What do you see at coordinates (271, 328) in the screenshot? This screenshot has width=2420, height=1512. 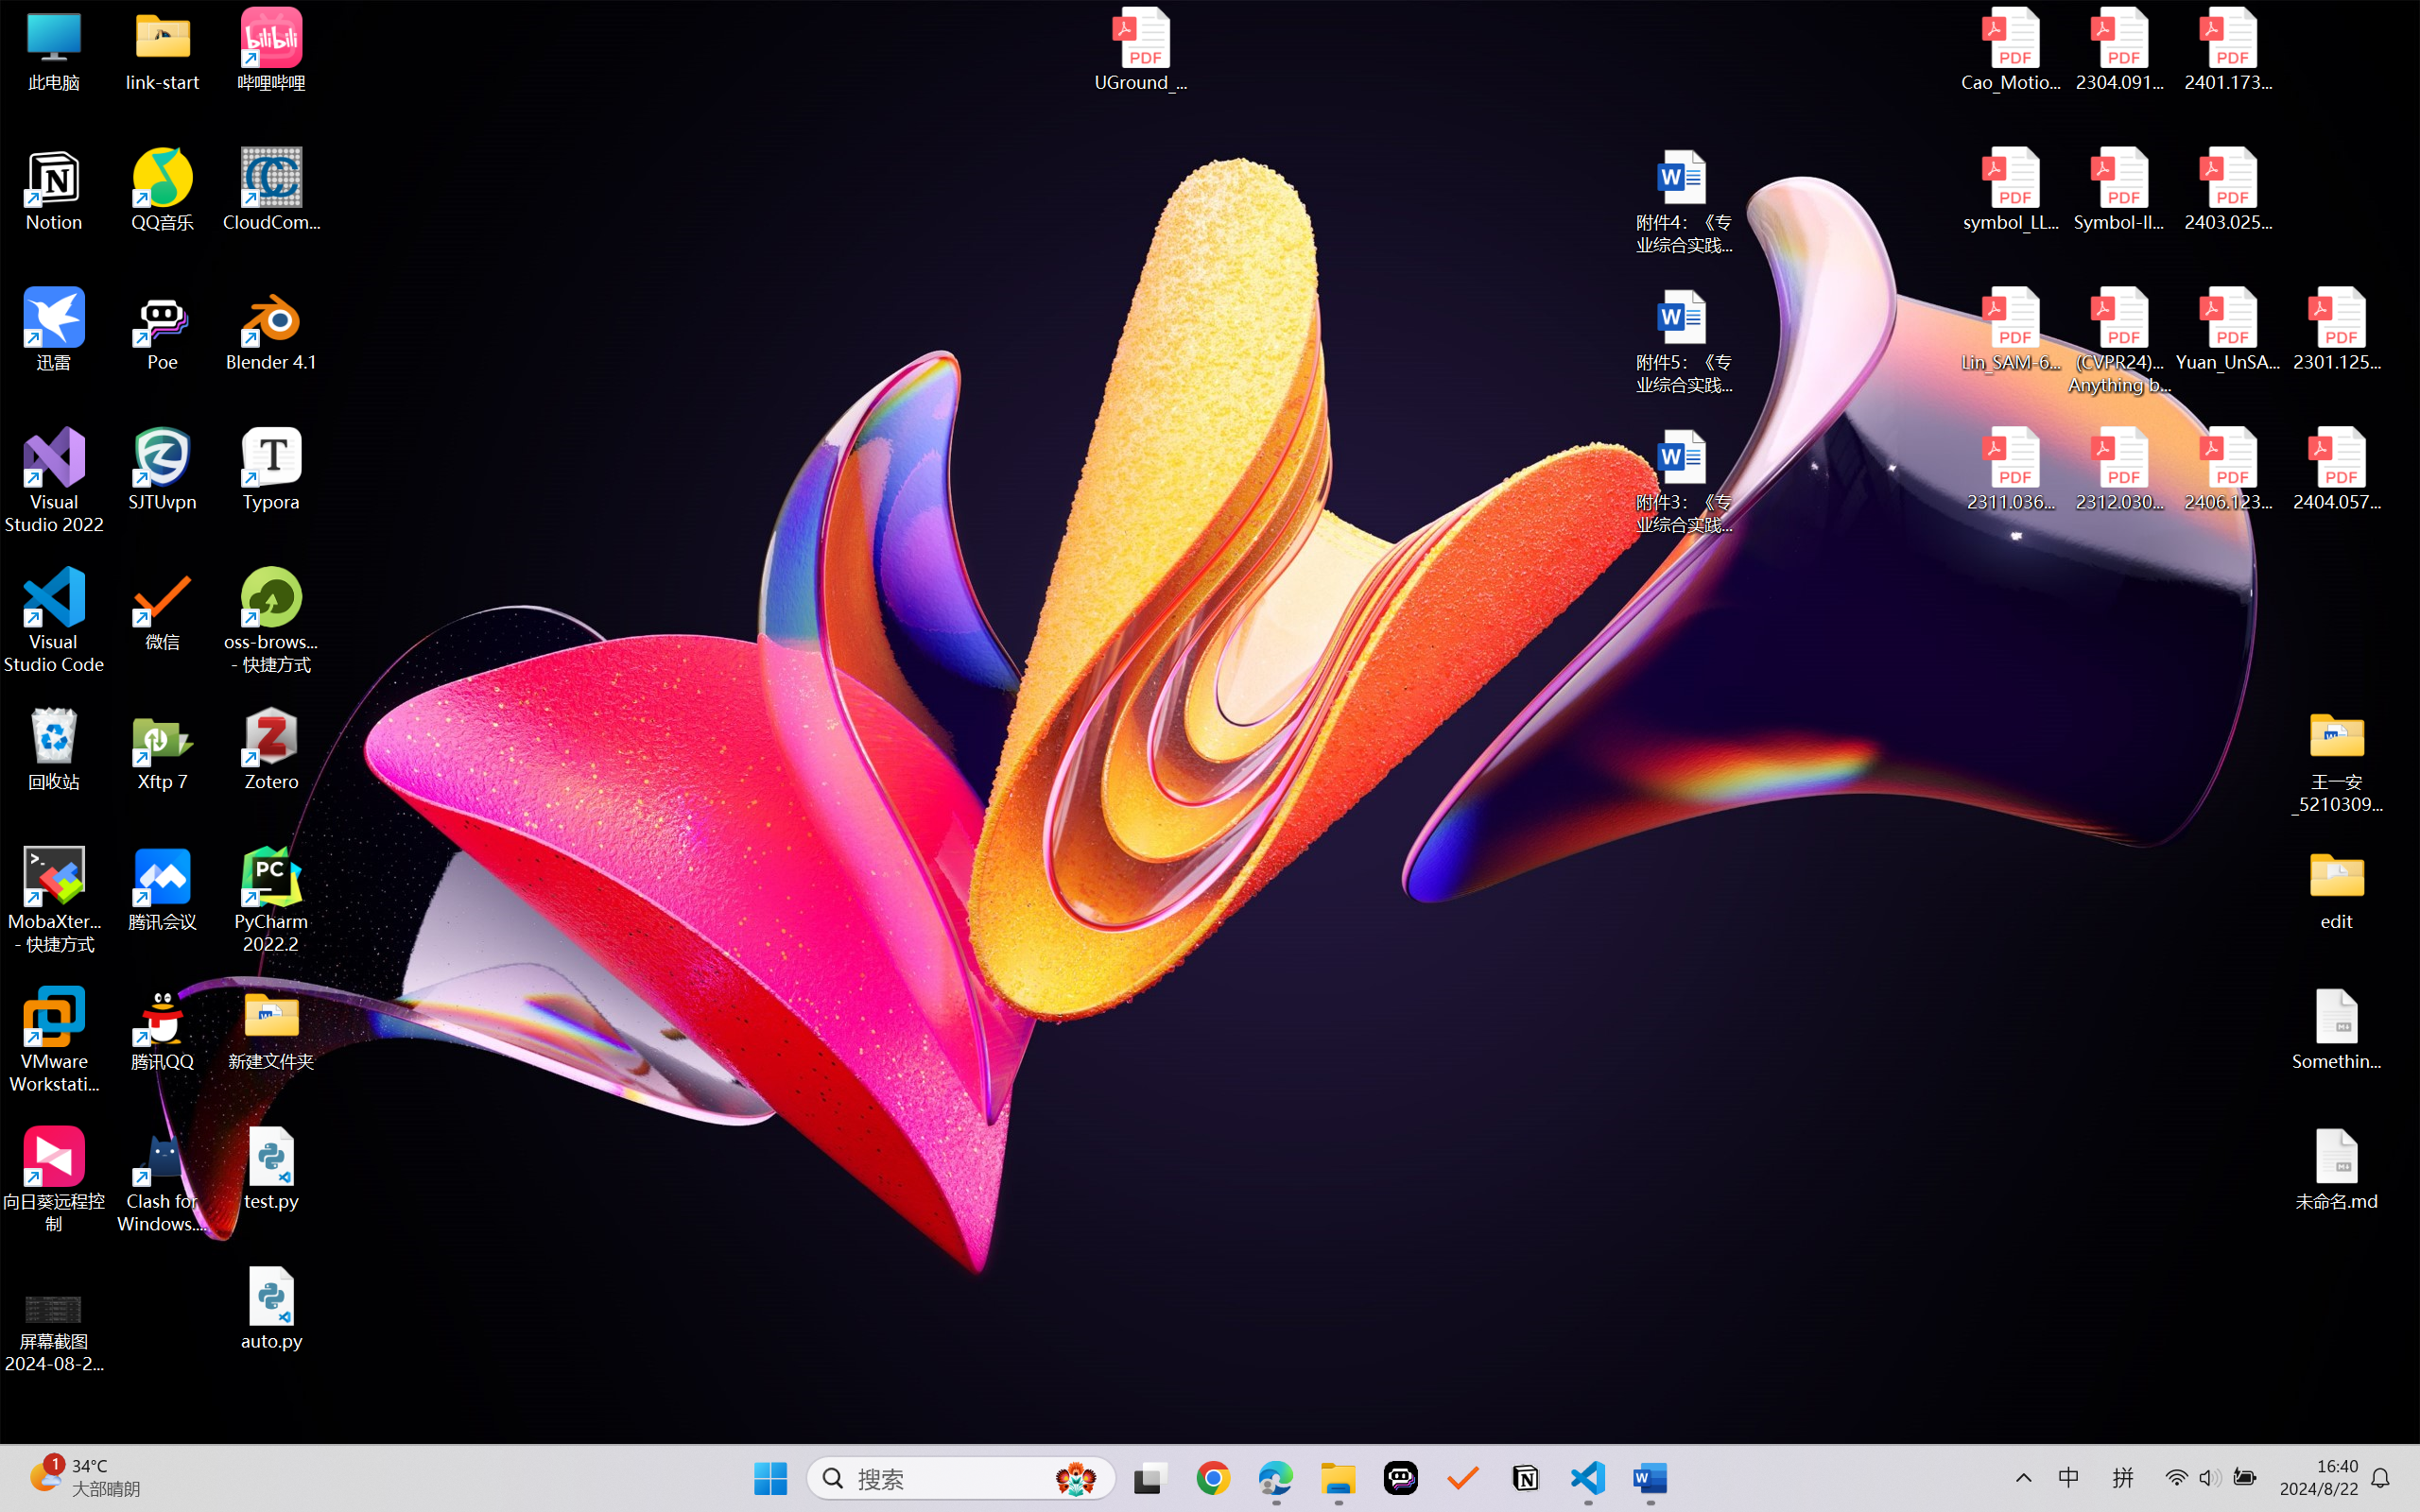 I see `'Blender 4.1'` at bounding box center [271, 328].